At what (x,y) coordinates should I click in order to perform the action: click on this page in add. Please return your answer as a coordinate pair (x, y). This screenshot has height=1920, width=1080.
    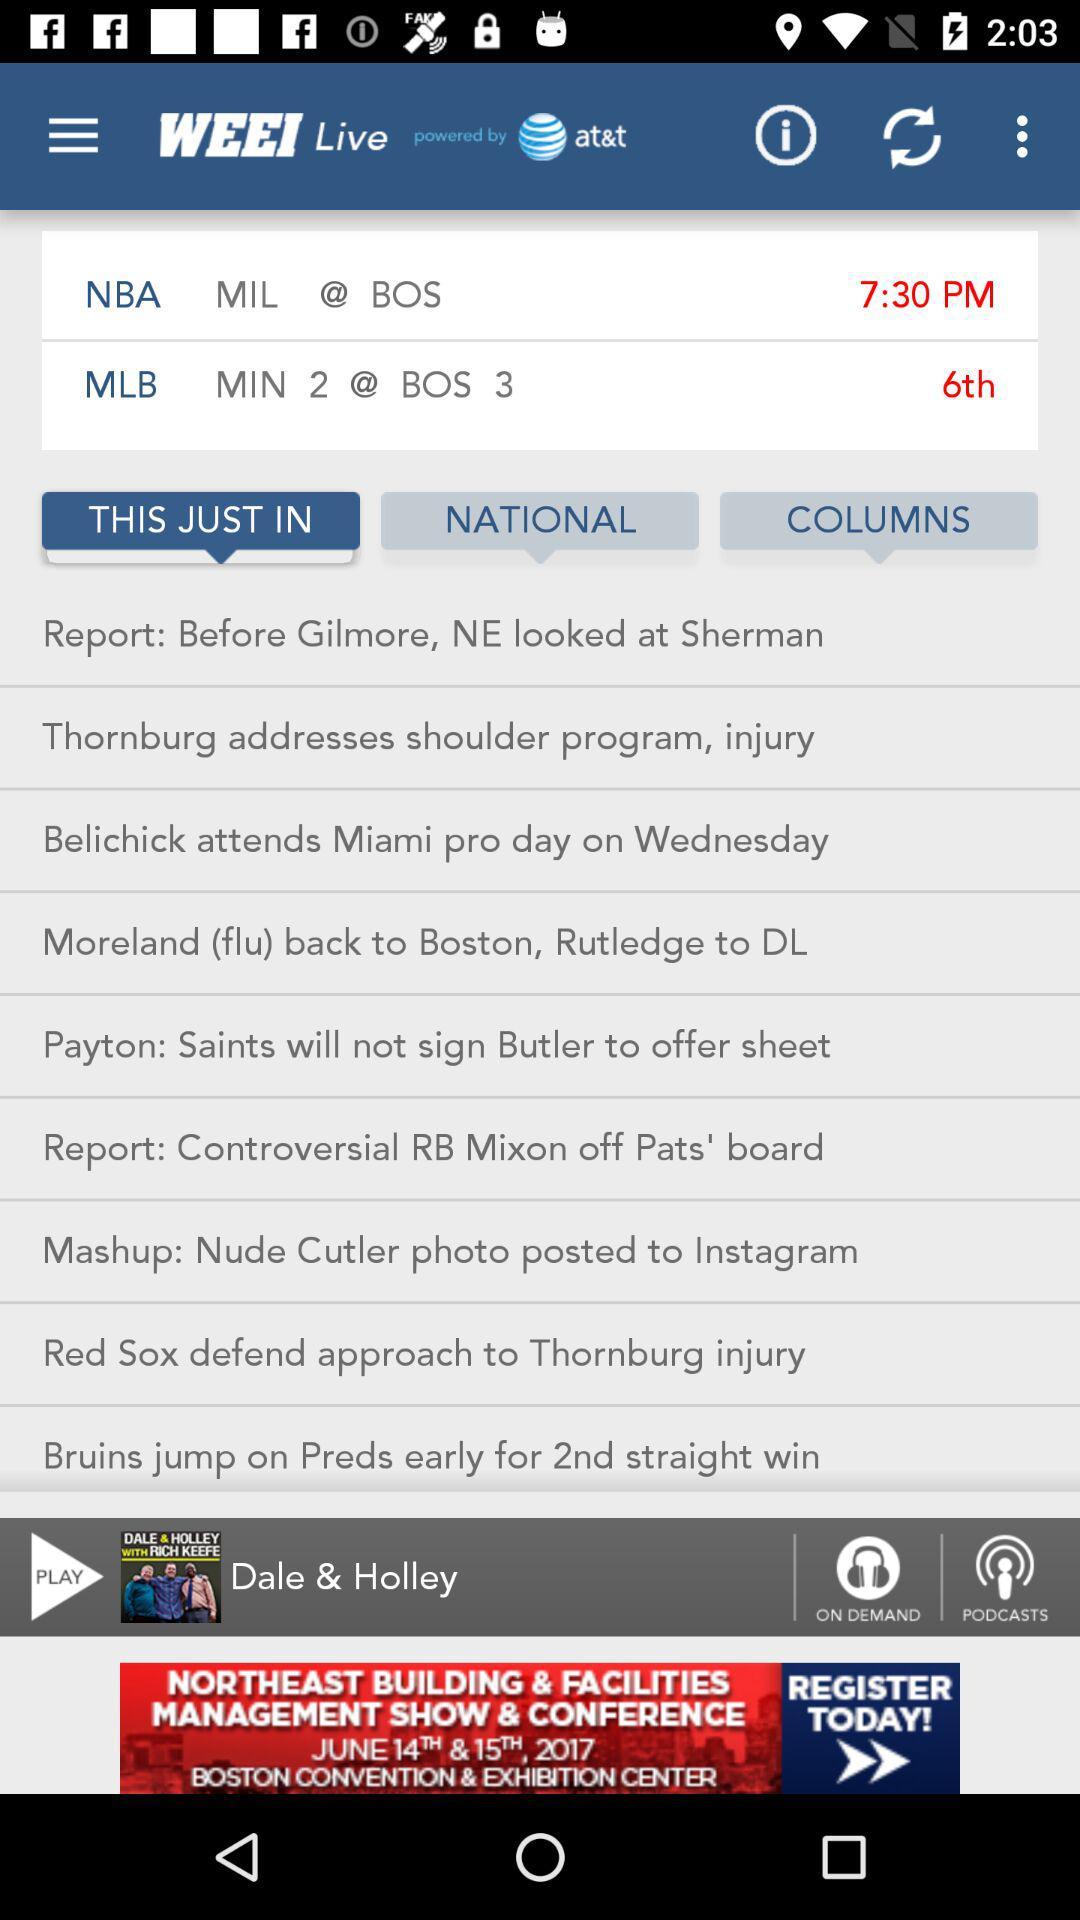
    Looking at the image, I should click on (540, 1727).